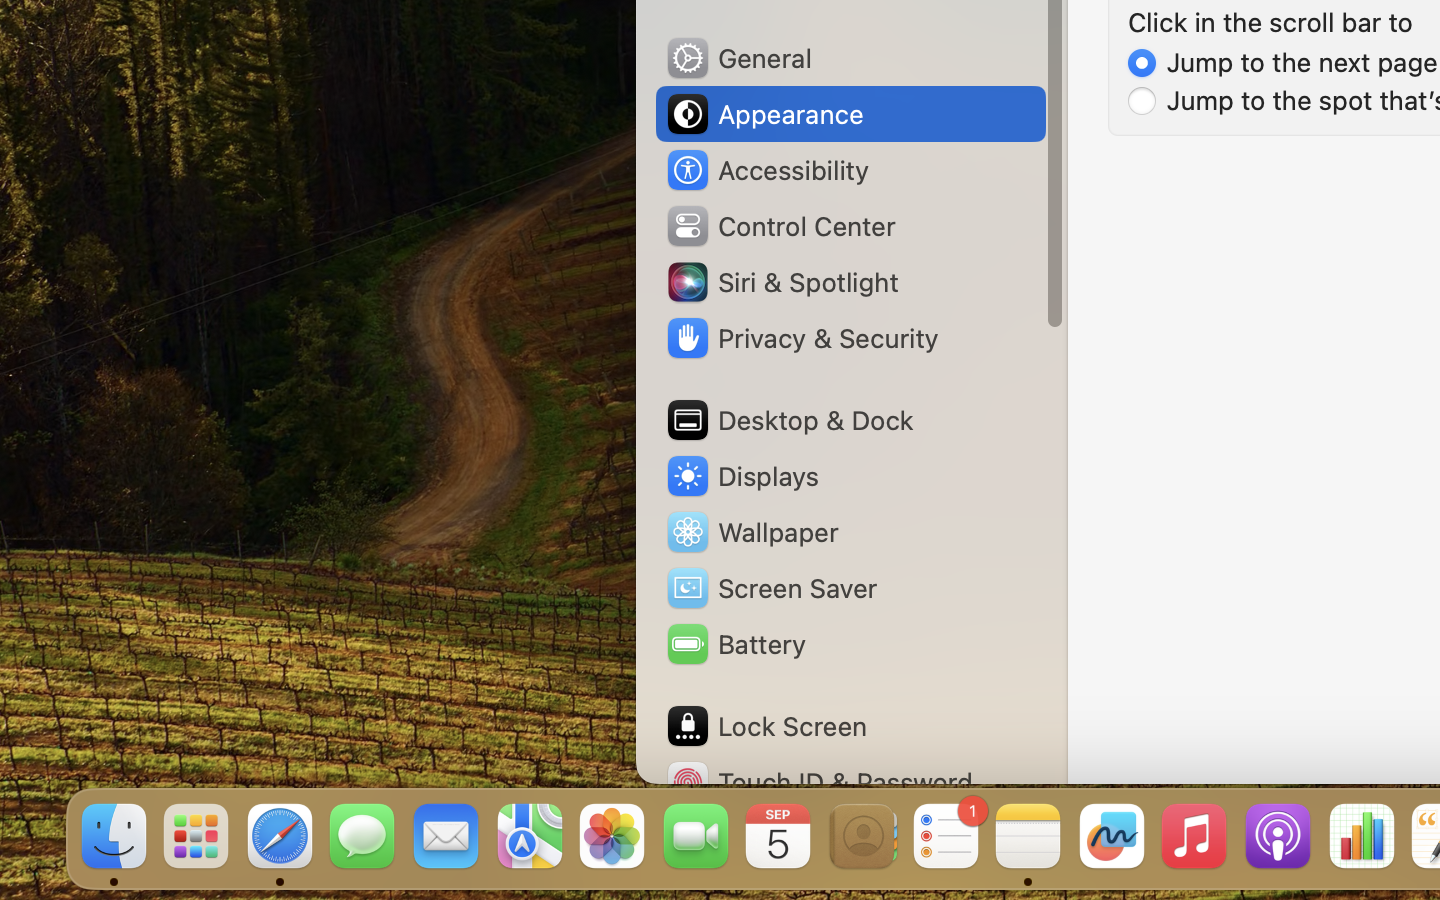 Image resolution: width=1440 pixels, height=900 pixels. Describe the element at coordinates (764, 725) in the screenshot. I see `'Lock Screen'` at that location.